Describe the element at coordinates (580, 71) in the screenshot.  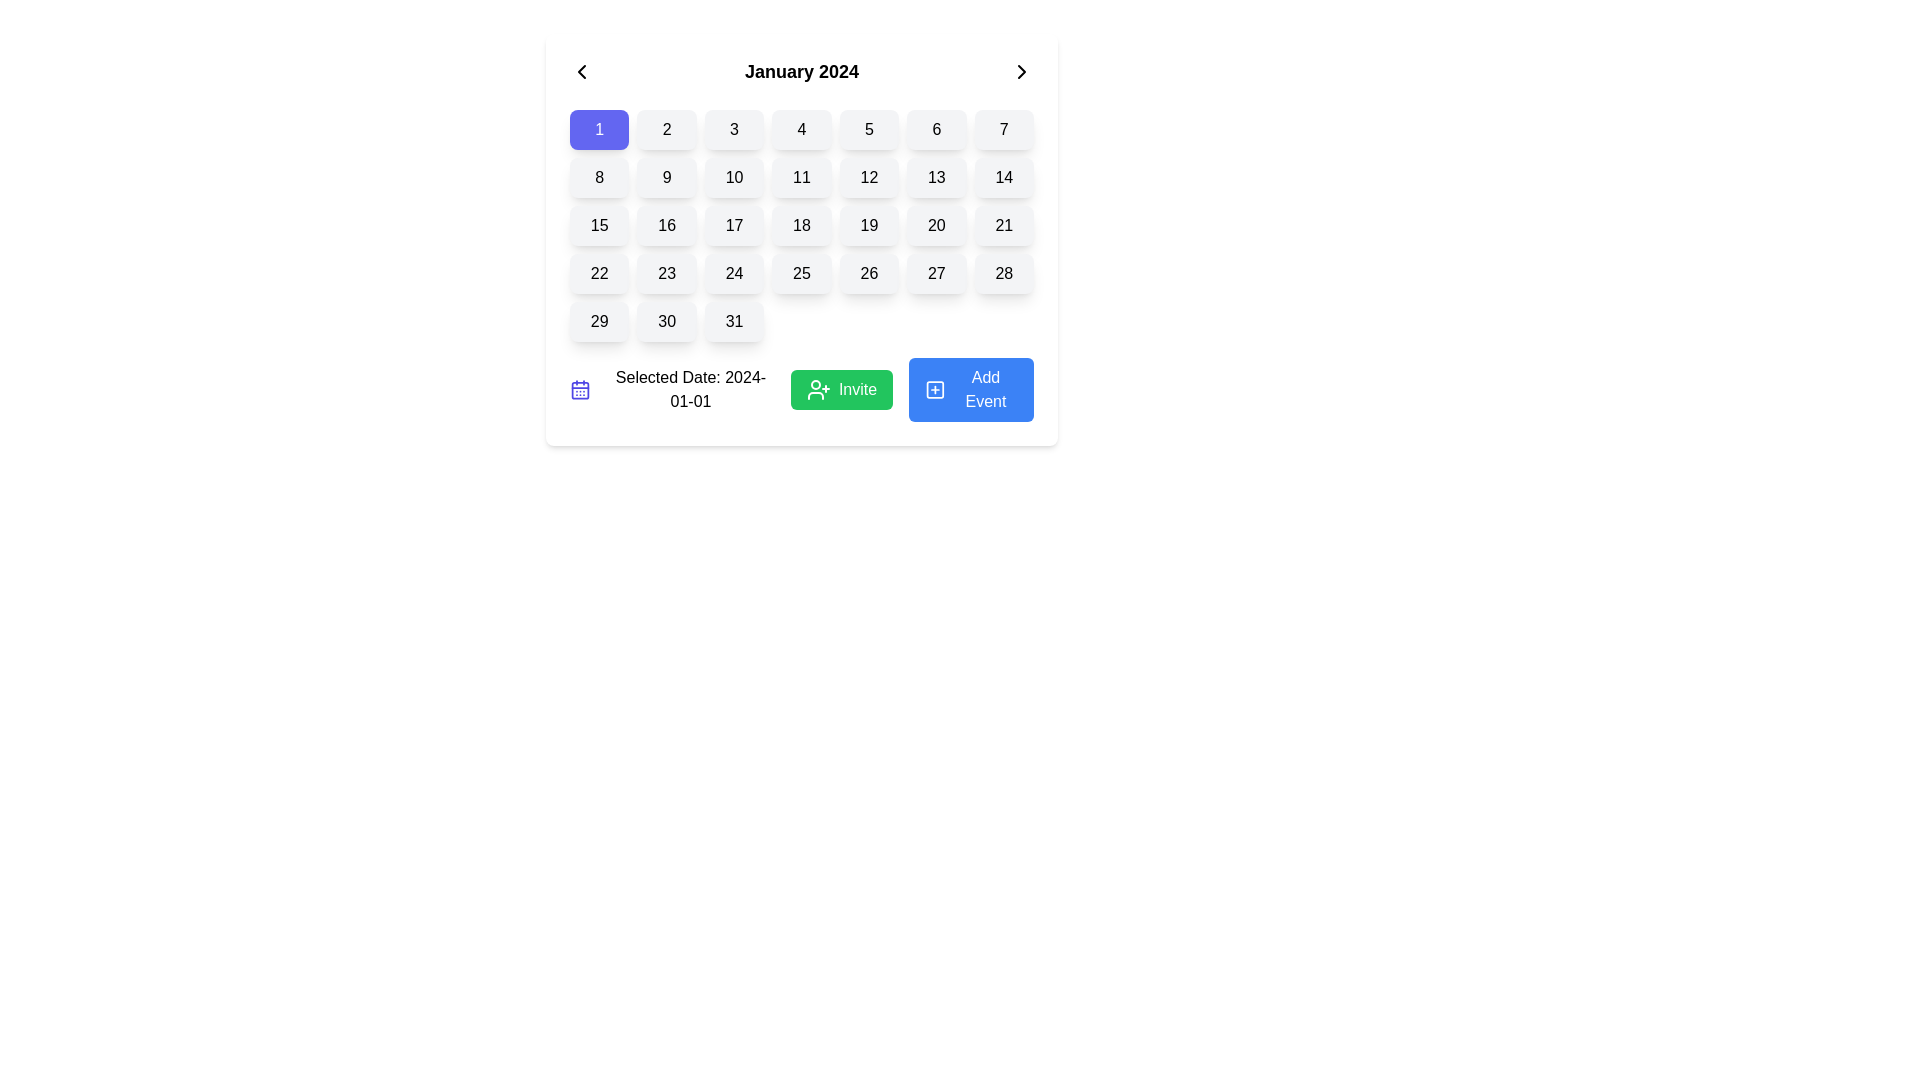
I see `the leftward-pointing chevron icon next to the 'January 2024' text` at that location.